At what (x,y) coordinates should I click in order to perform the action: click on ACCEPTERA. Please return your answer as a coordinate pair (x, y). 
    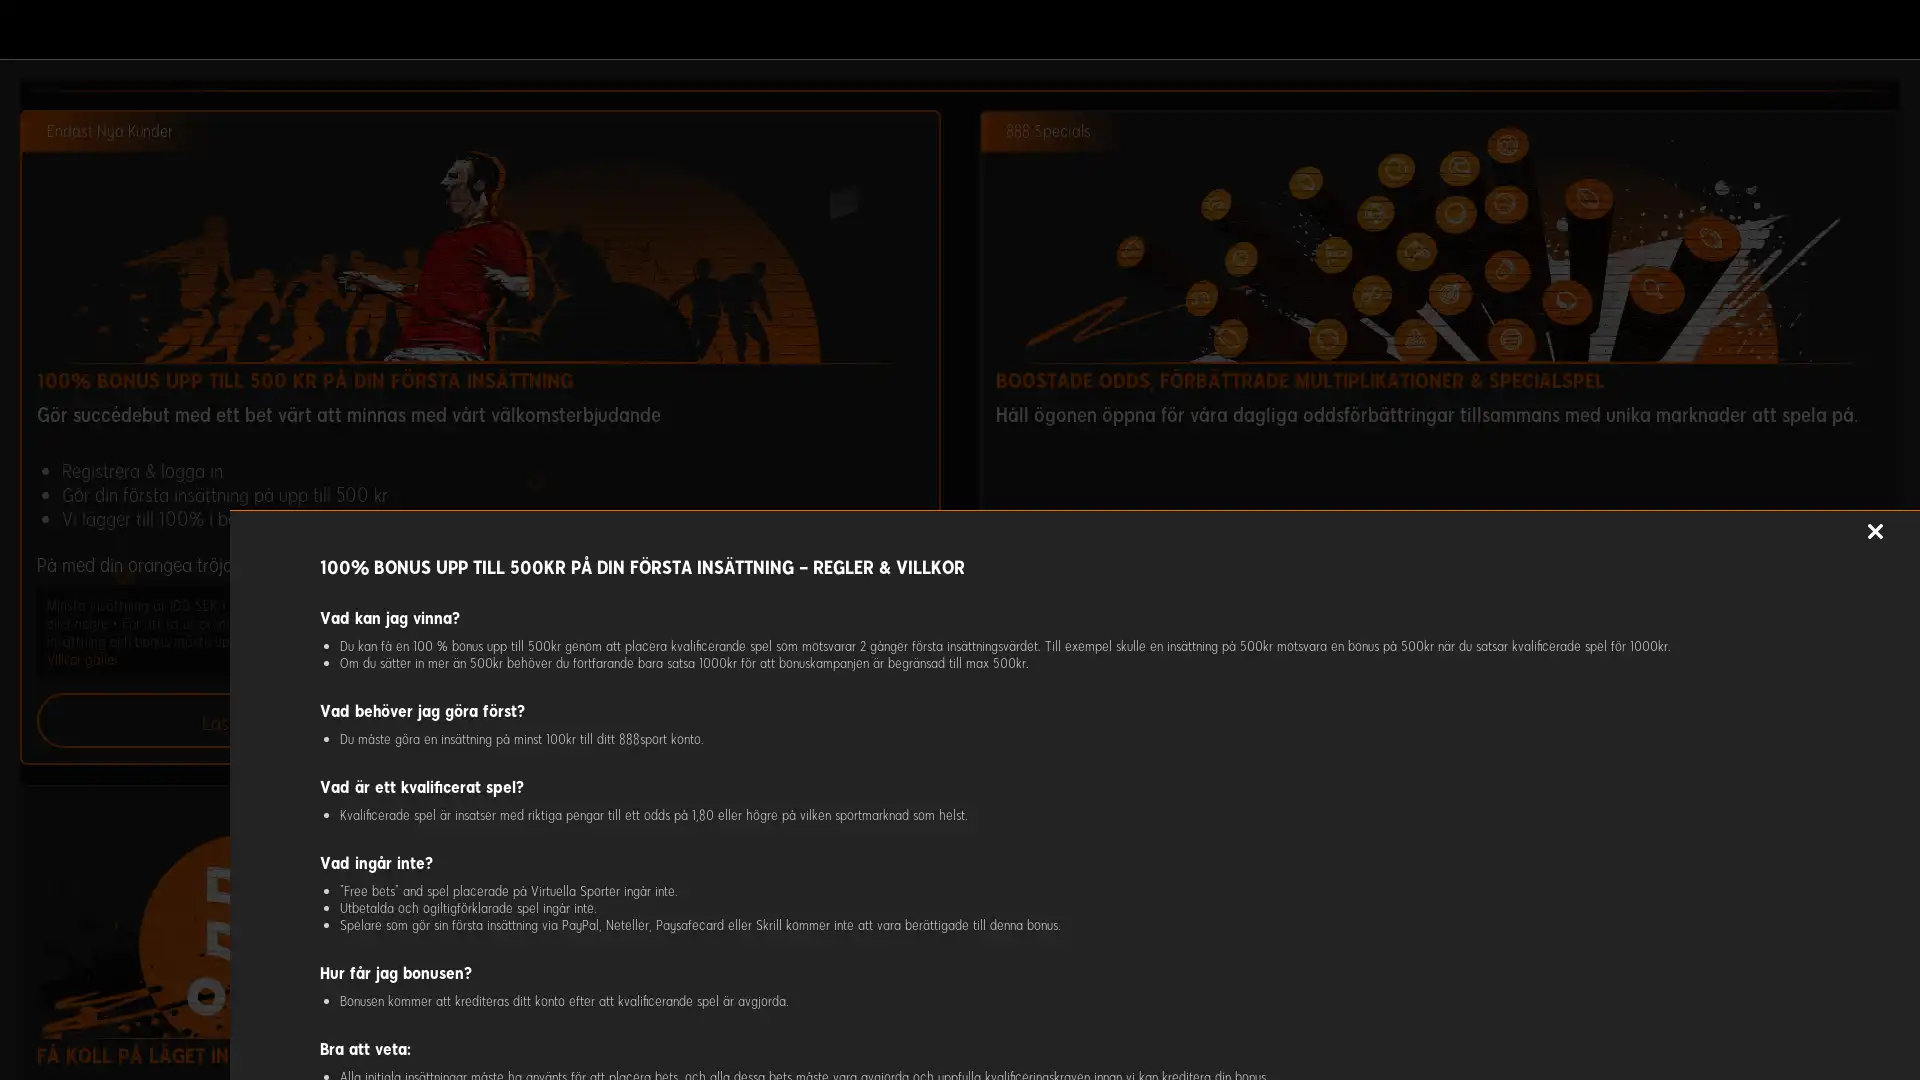
    Looking at the image, I should click on (1755, 1022).